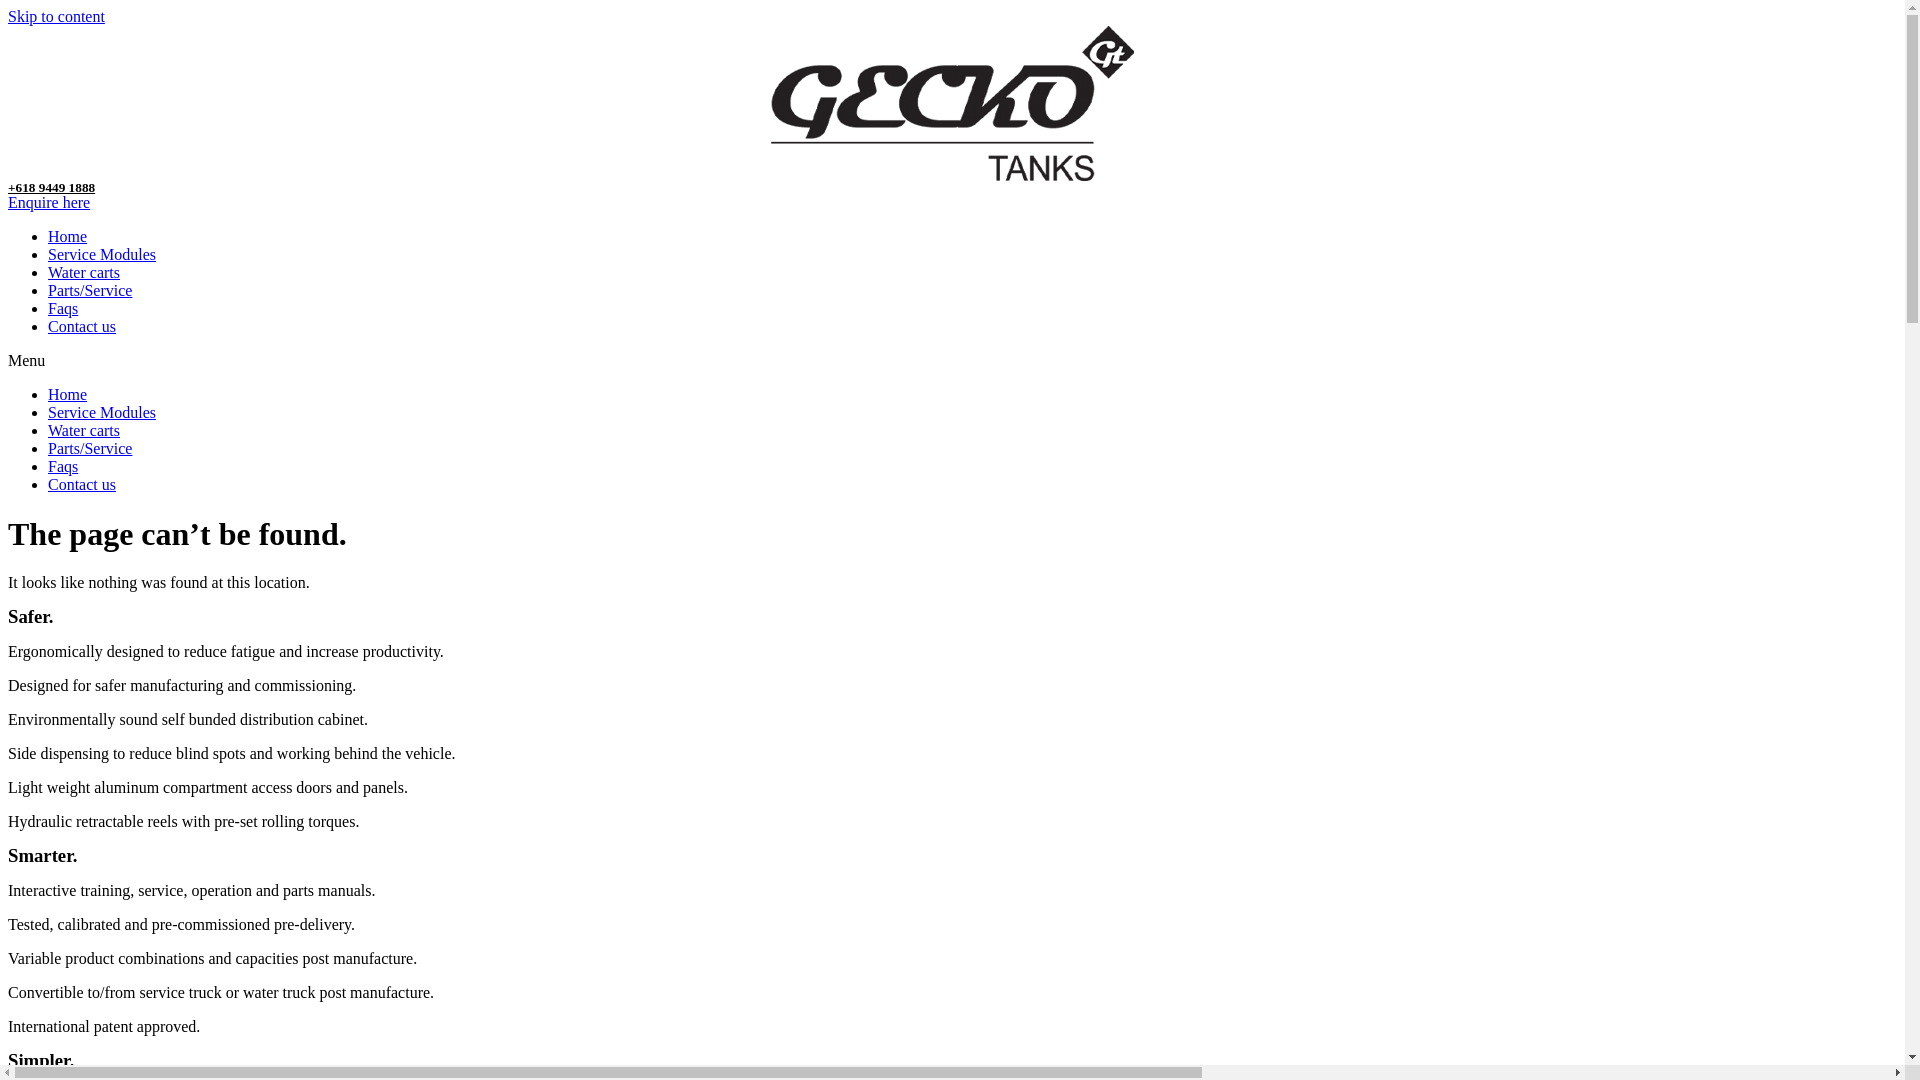 The height and width of the screenshot is (1080, 1920). I want to click on 'Water carts', so click(82, 272).